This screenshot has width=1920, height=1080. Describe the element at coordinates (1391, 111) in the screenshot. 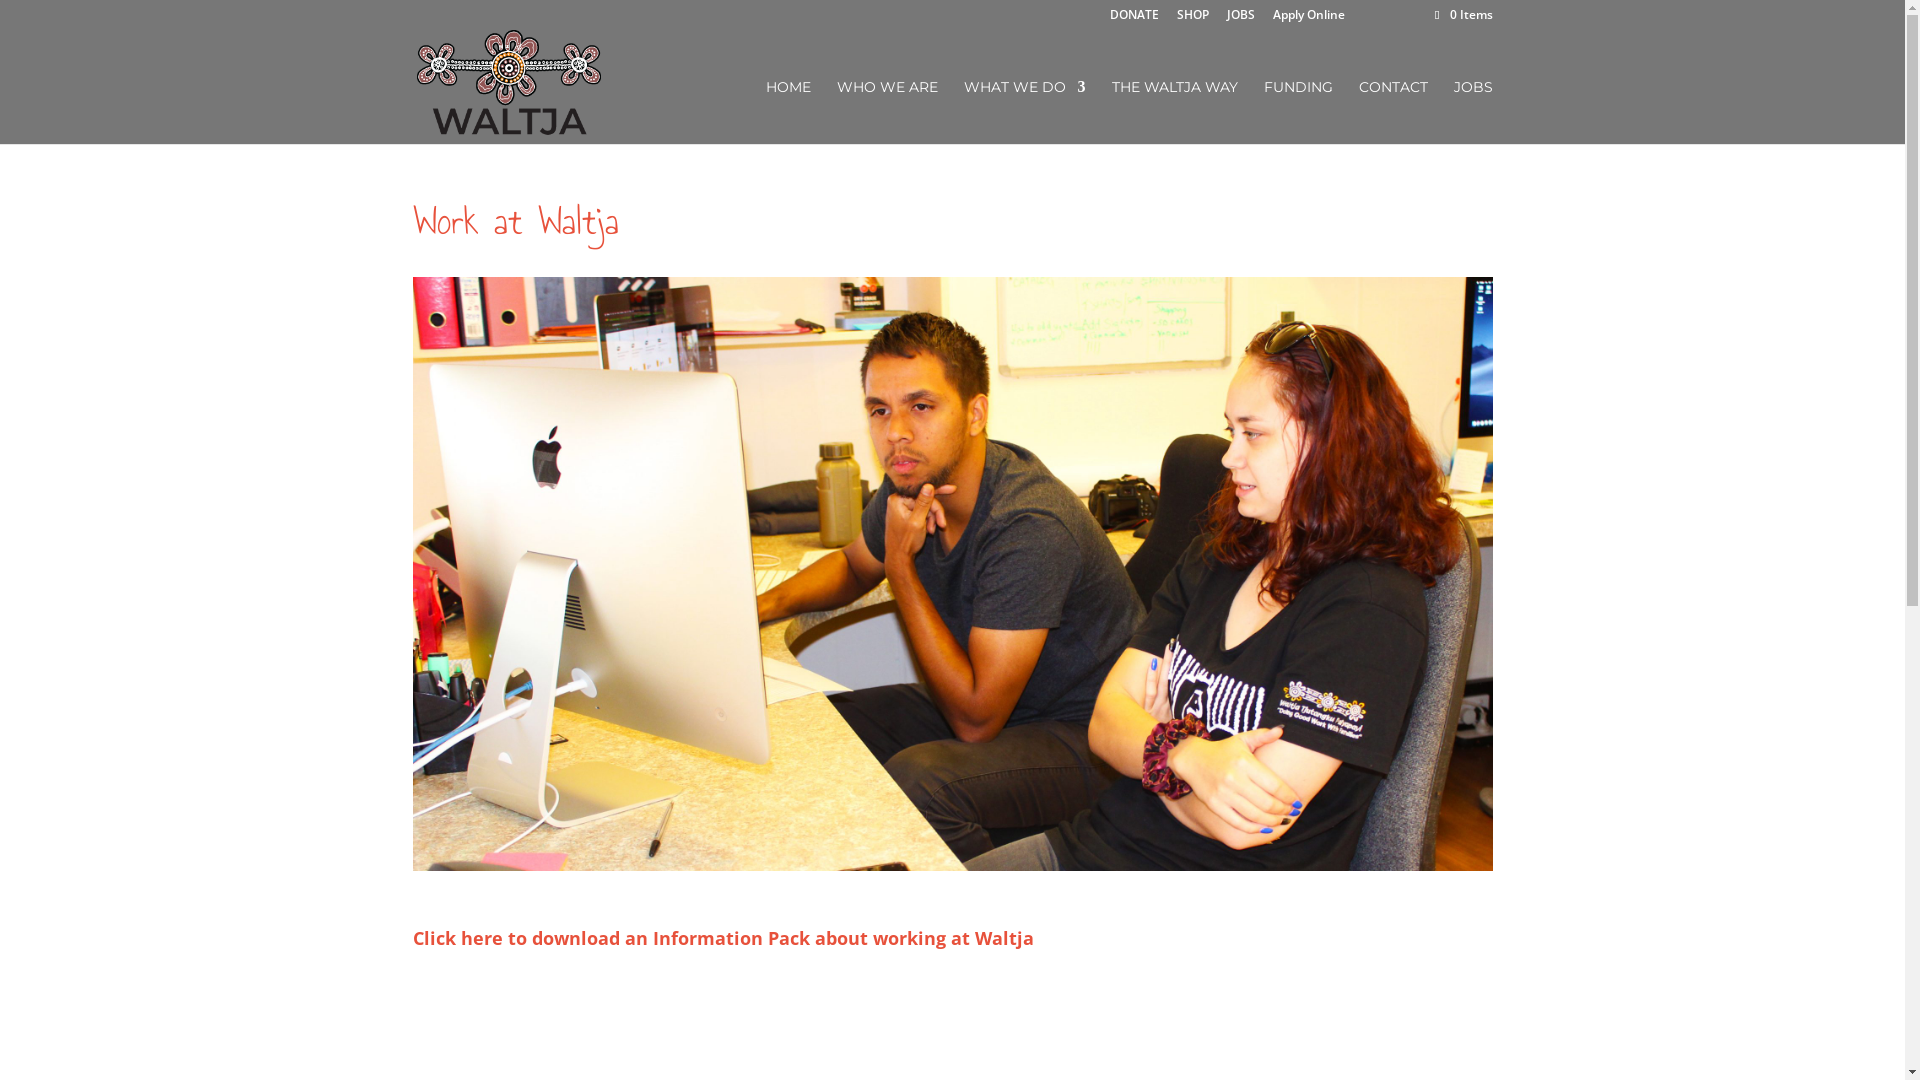

I see `'CONTACT'` at that location.